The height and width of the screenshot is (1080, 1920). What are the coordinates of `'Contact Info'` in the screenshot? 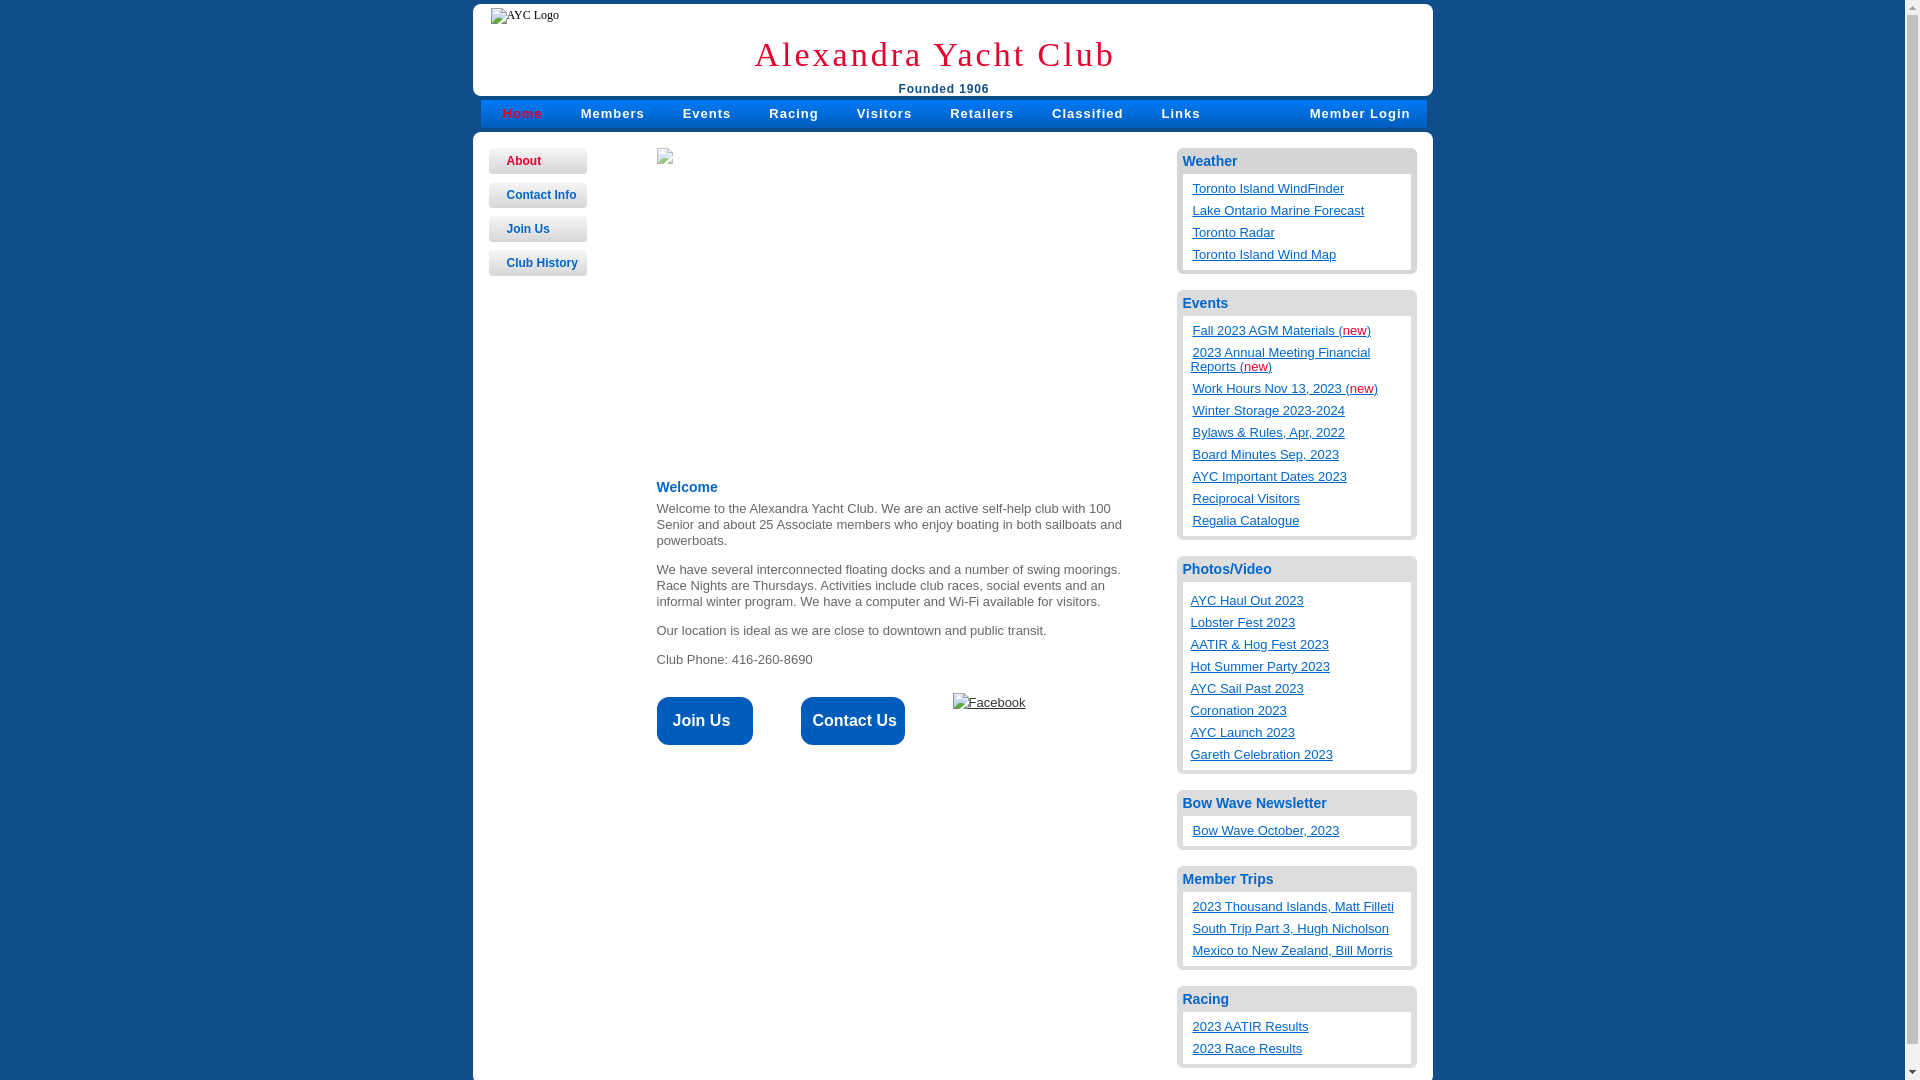 It's located at (537, 195).